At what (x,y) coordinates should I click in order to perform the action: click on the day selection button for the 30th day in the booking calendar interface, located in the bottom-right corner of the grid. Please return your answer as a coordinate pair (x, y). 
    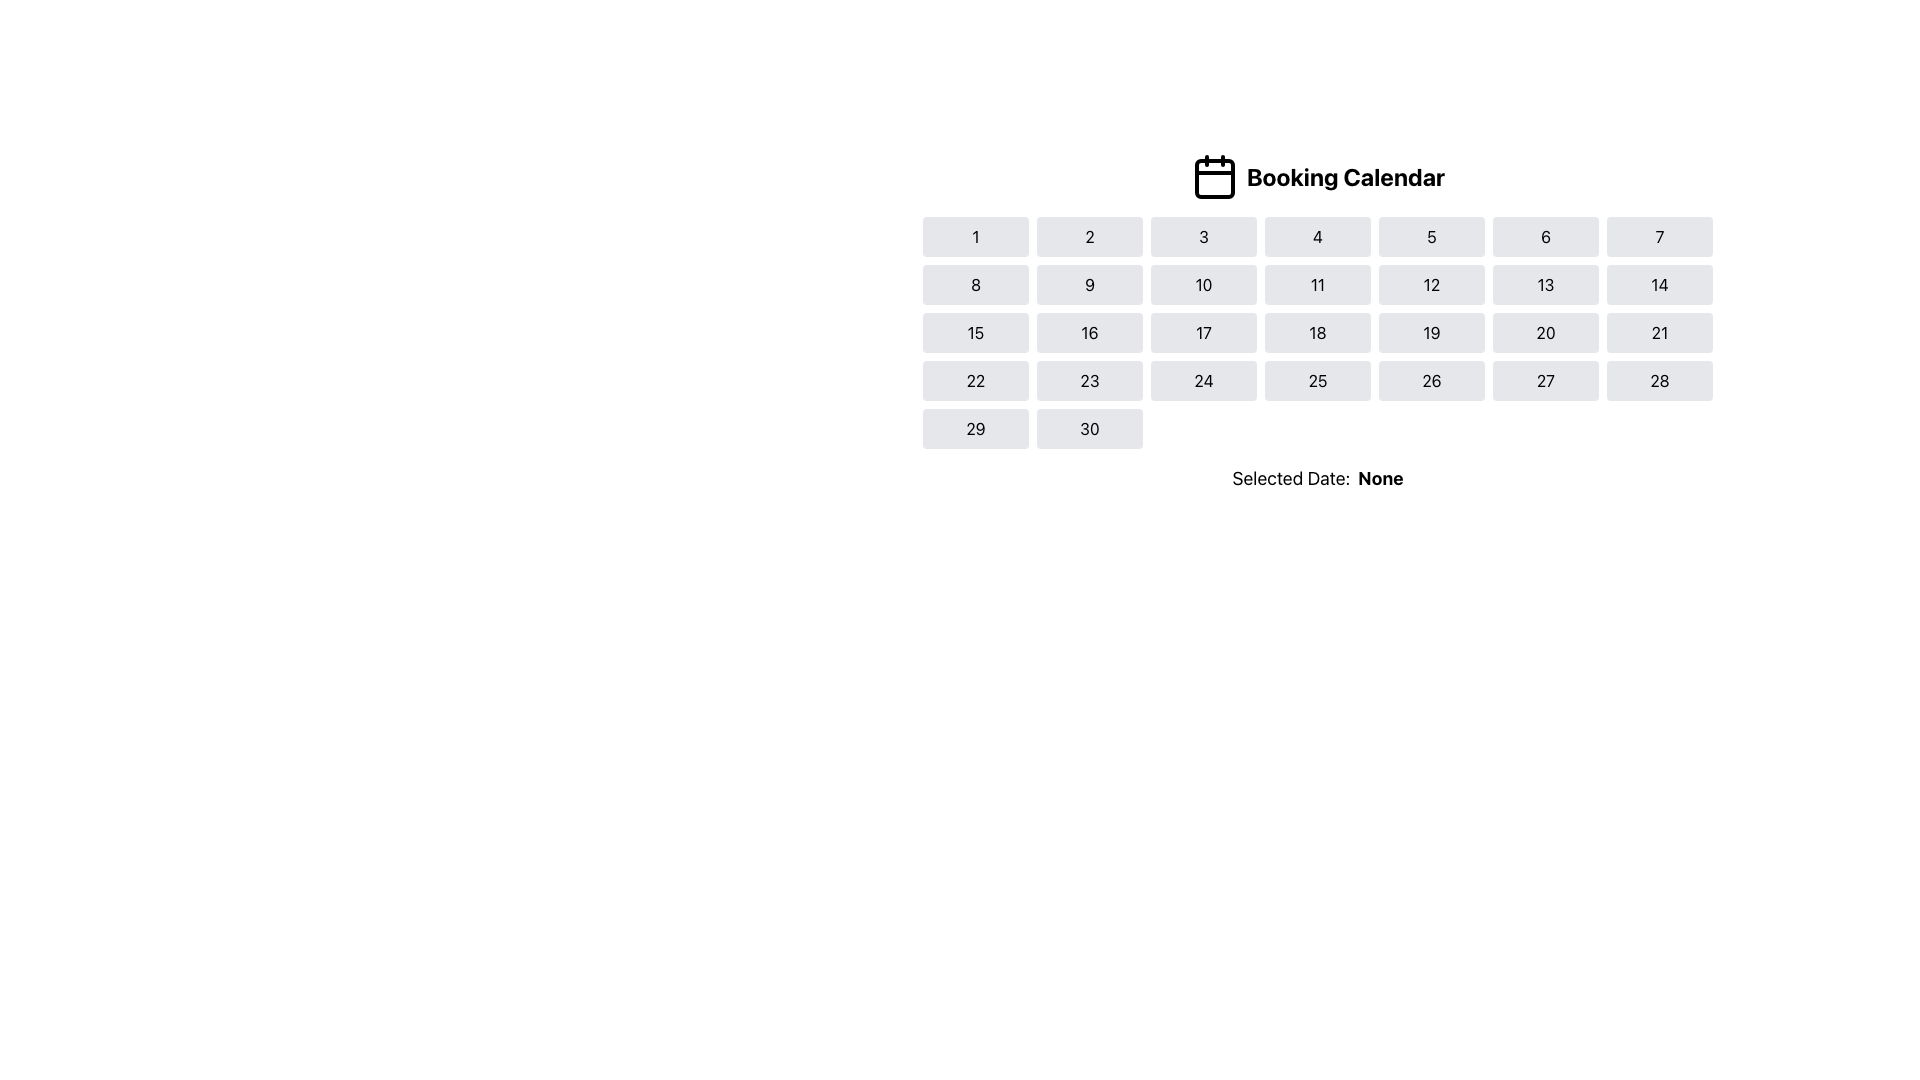
    Looking at the image, I should click on (1088, 427).